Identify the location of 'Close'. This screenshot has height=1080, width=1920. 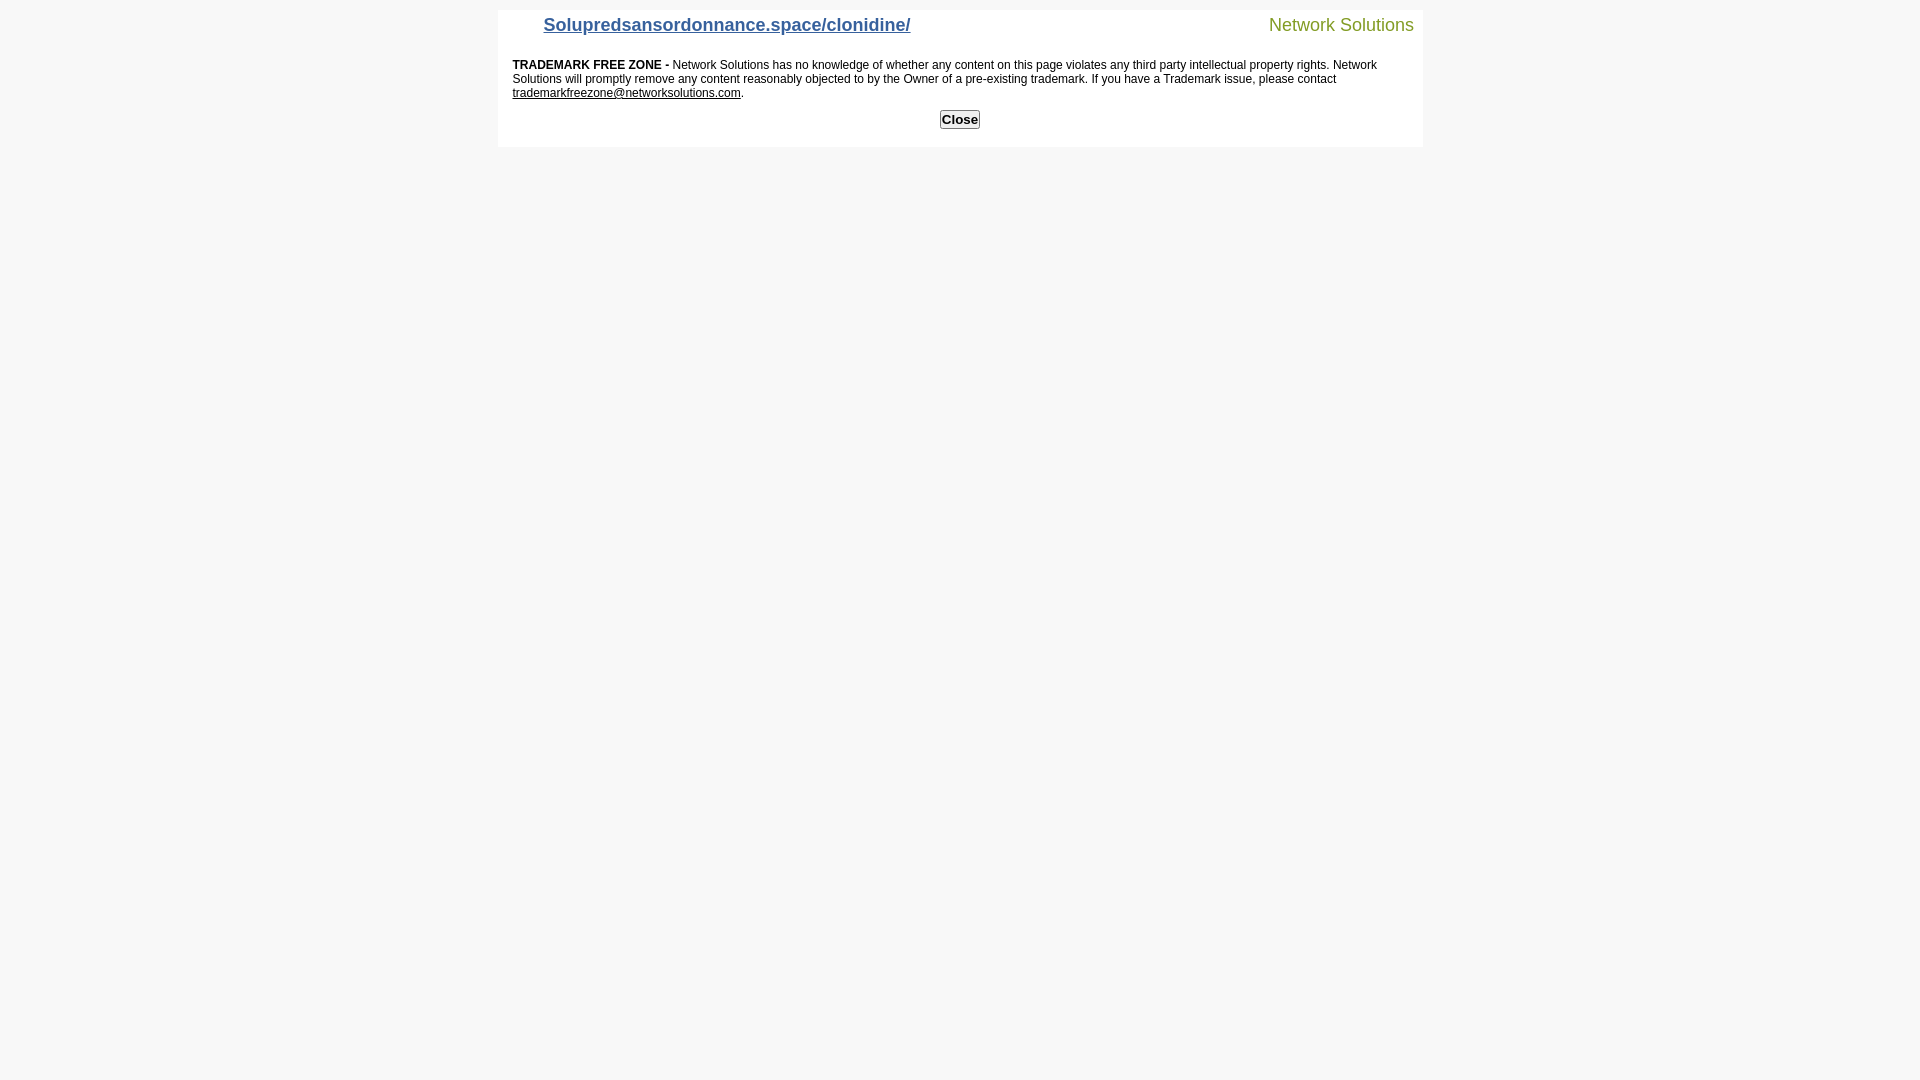
(960, 119).